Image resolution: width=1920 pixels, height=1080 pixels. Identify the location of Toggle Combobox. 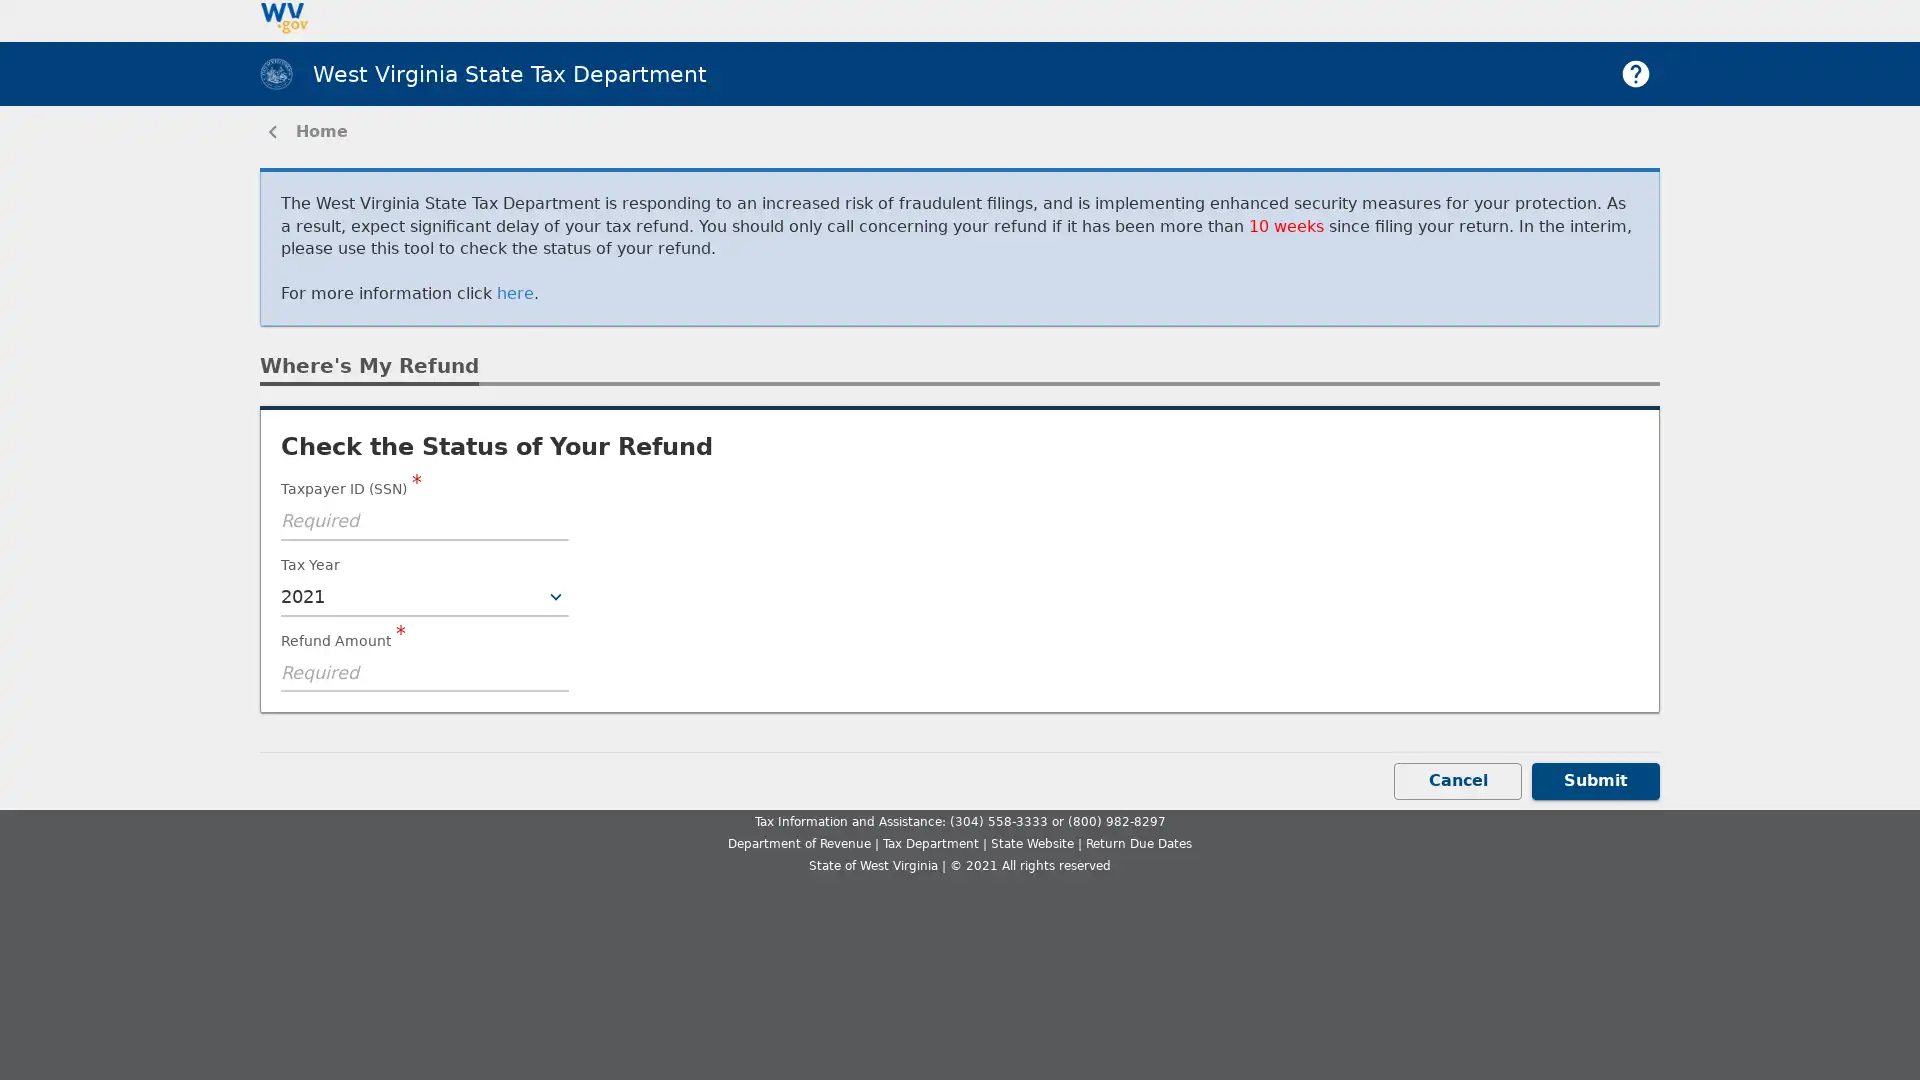
(556, 596).